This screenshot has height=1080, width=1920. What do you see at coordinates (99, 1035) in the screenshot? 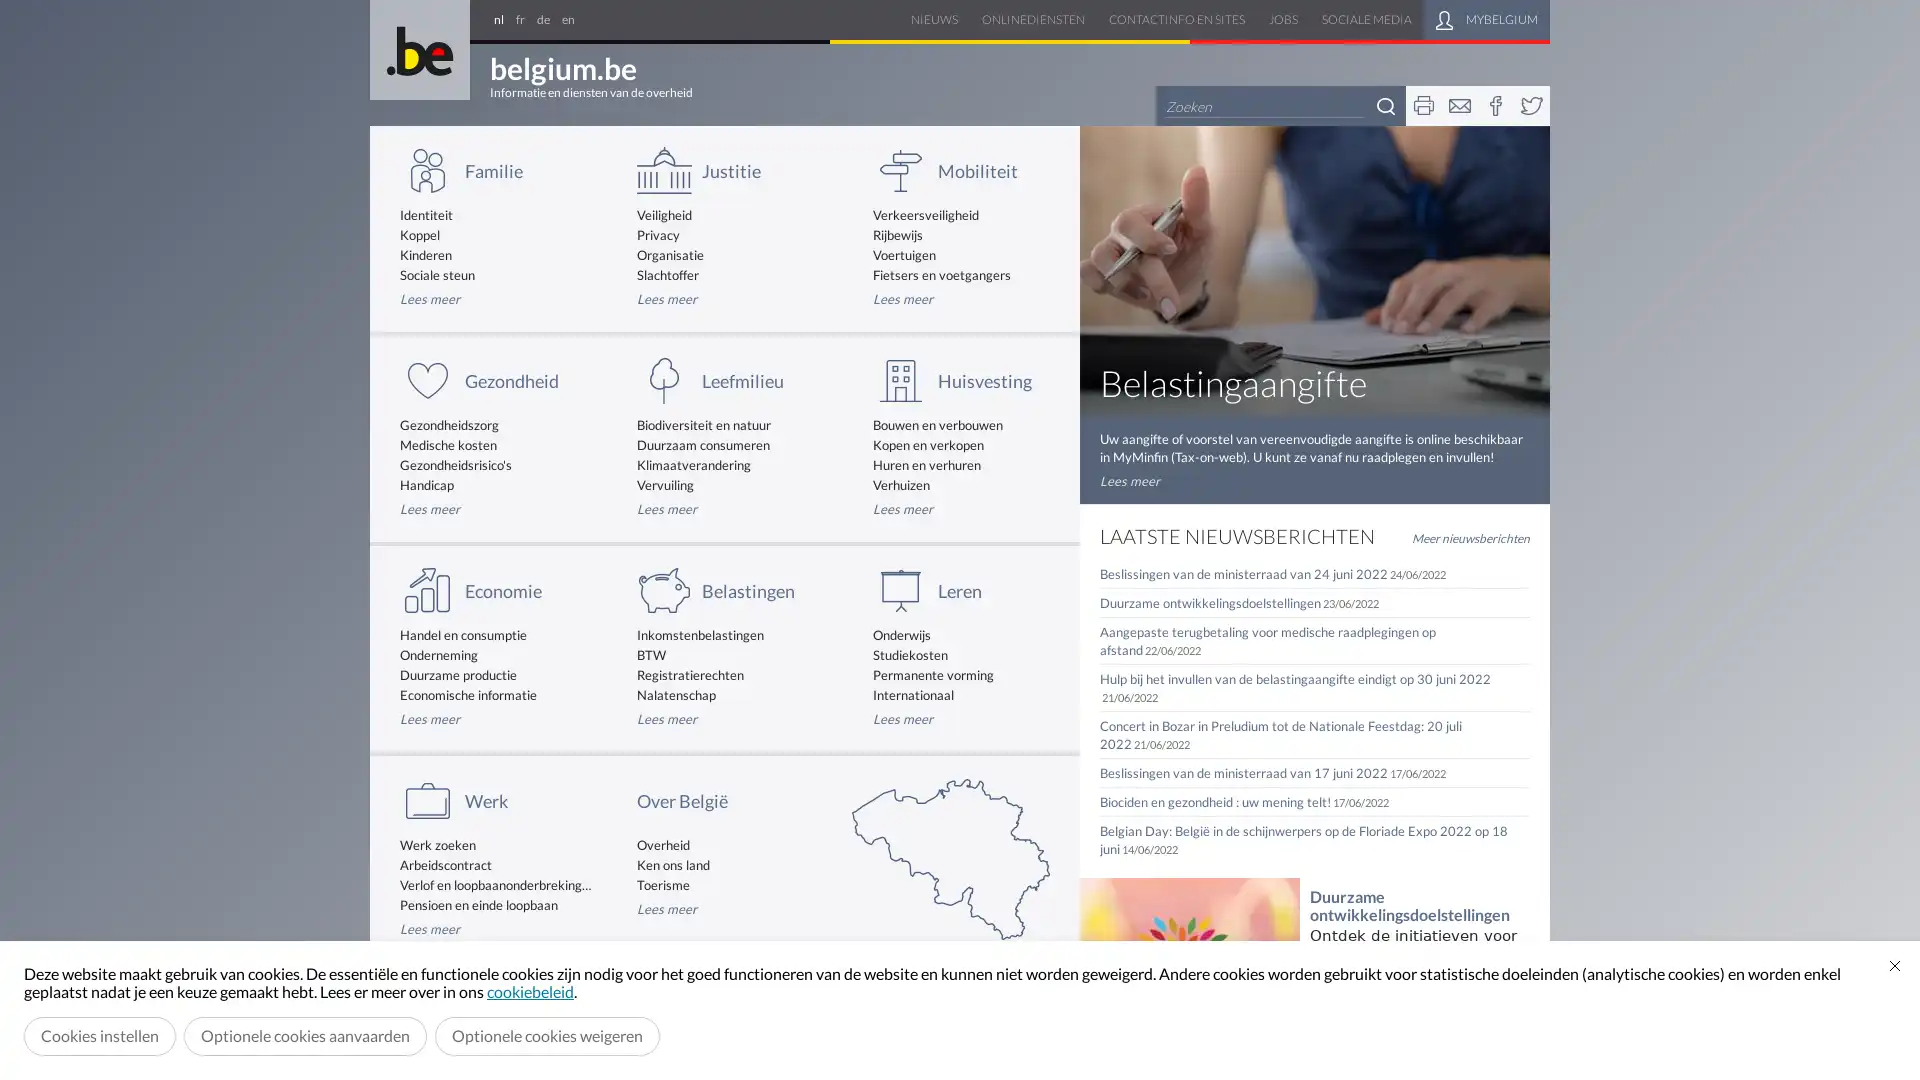
I see `Cookies instellen` at bounding box center [99, 1035].